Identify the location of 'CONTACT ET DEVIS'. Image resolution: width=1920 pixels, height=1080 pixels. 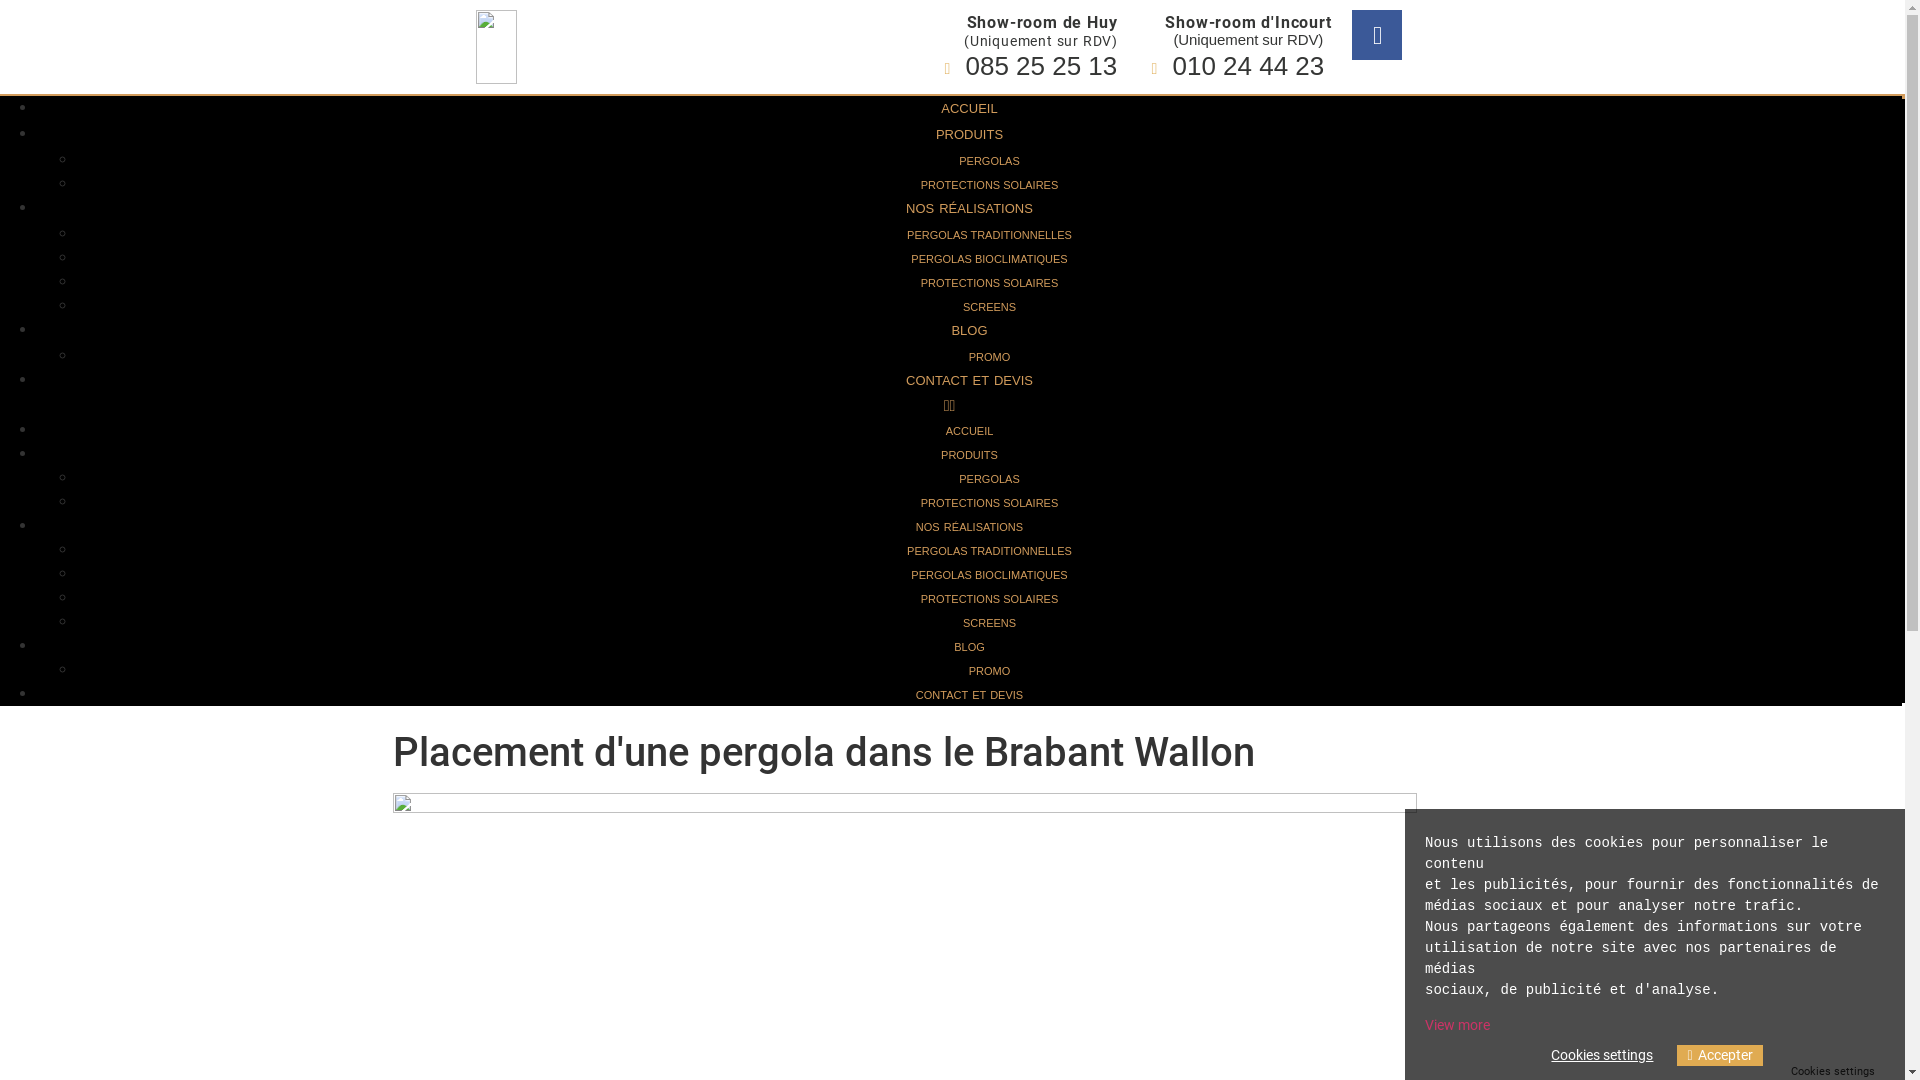
(969, 380).